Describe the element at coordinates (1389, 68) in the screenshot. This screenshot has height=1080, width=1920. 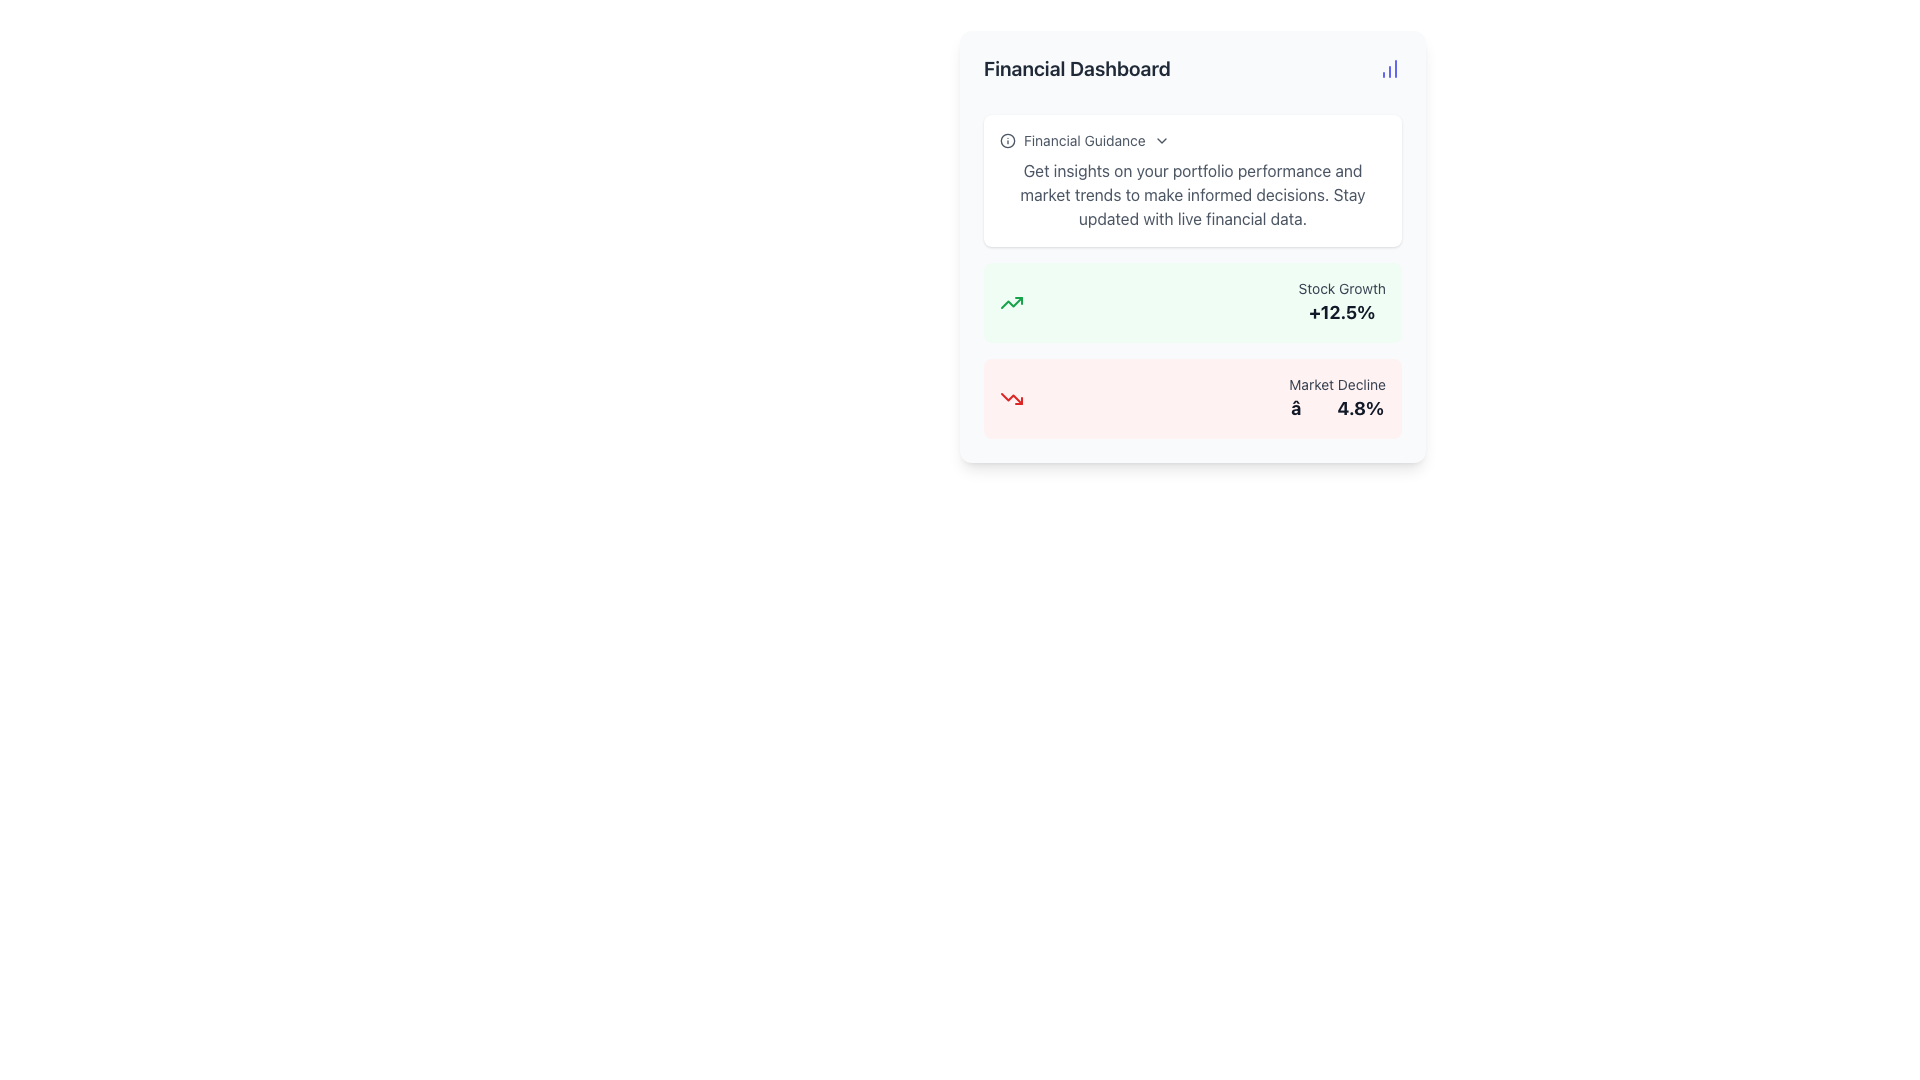
I see `the data visualization icon located at the far right end of the header section of the 'Financial Dashboard' interface` at that location.